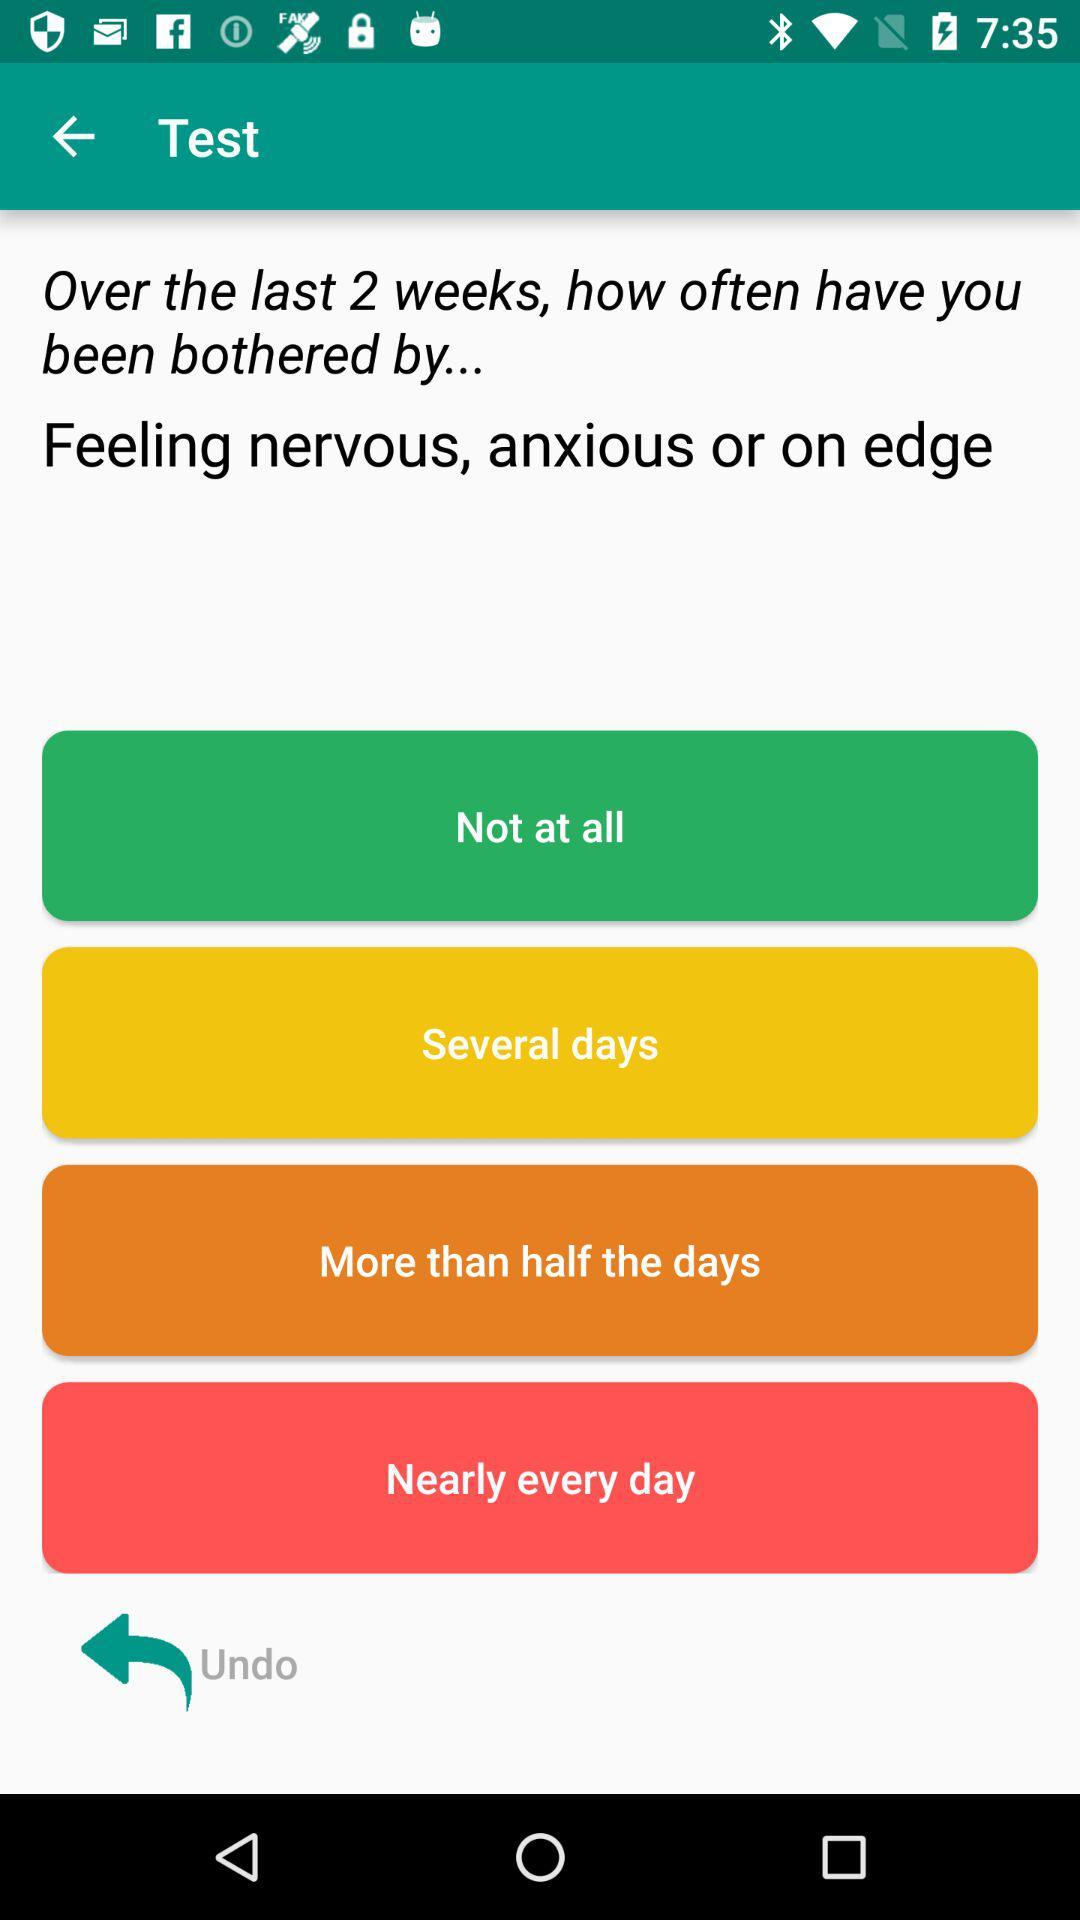 The width and height of the screenshot is (1080, 1920). Describe the element at coordinates (540, 1041) in the screenshot. I see `several days` at that location.